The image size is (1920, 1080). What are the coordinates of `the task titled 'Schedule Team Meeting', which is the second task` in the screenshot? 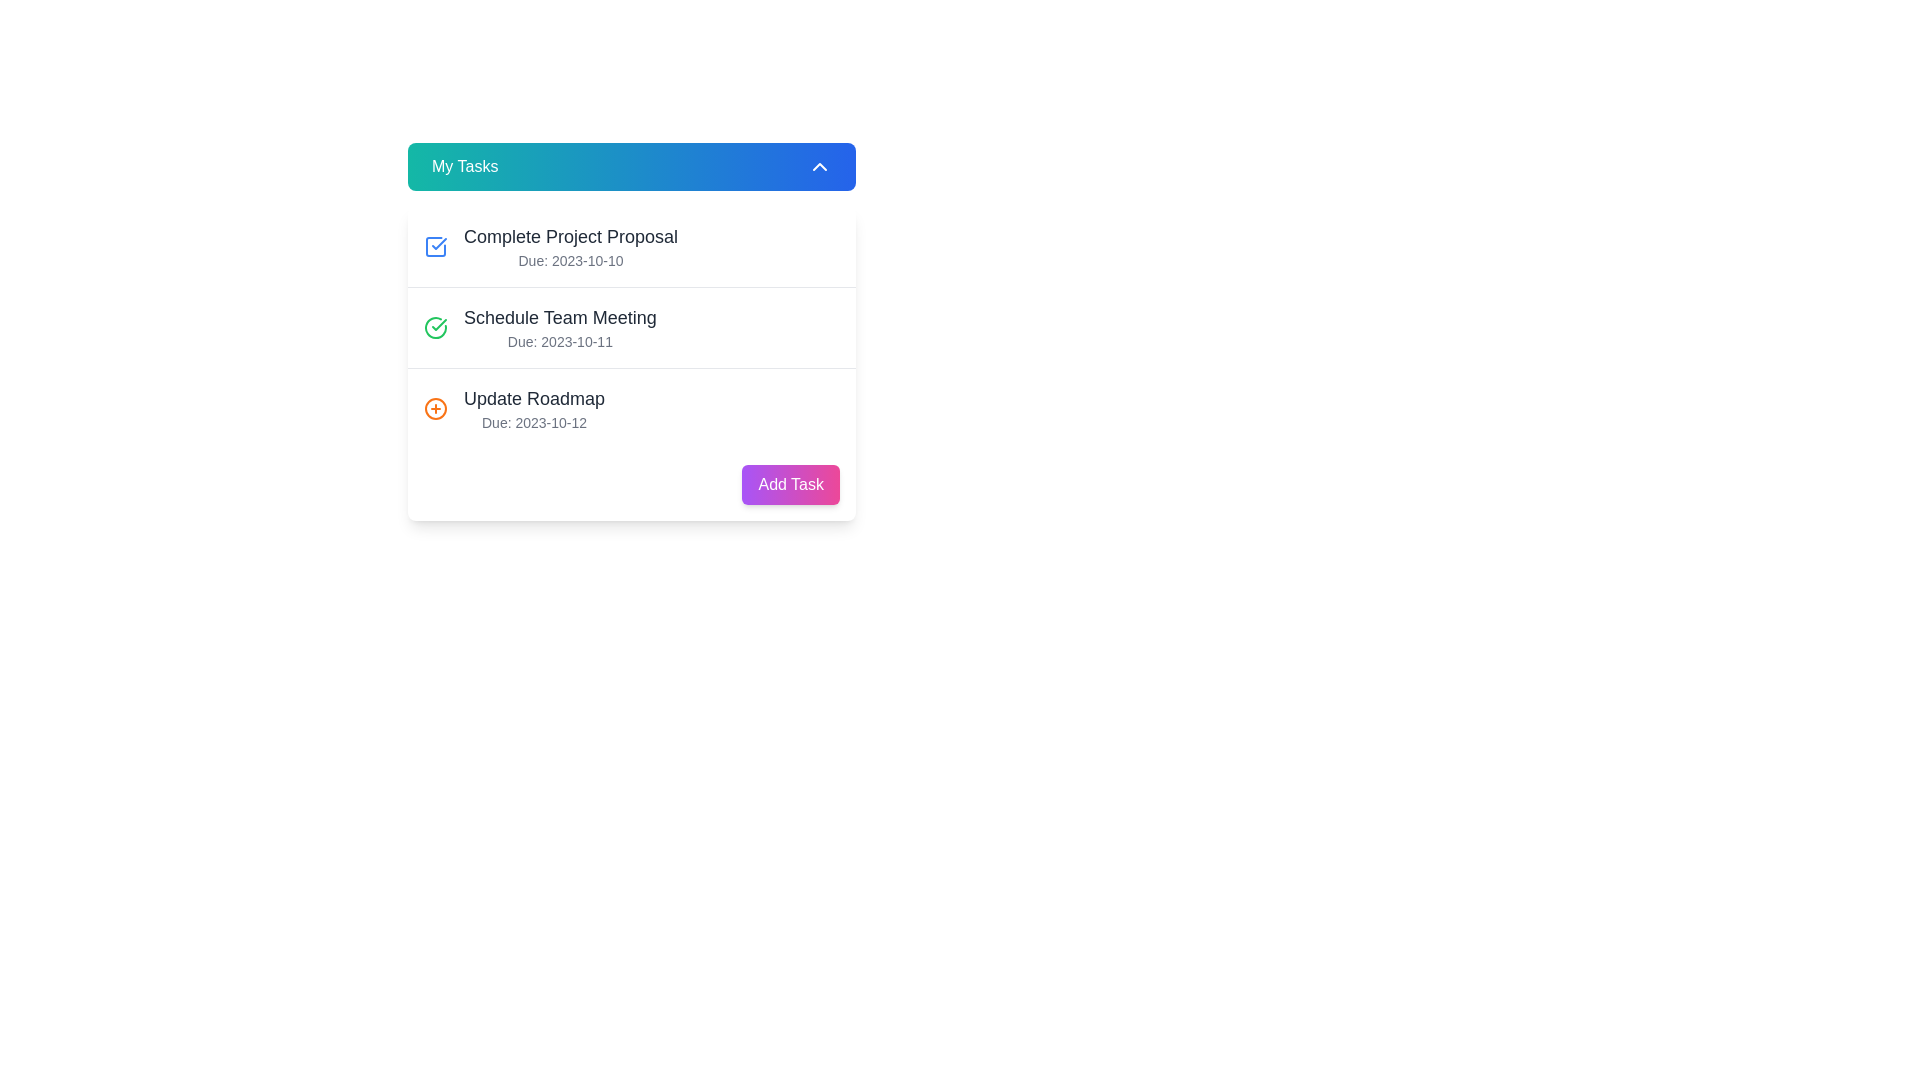 It's located at (631, 326).